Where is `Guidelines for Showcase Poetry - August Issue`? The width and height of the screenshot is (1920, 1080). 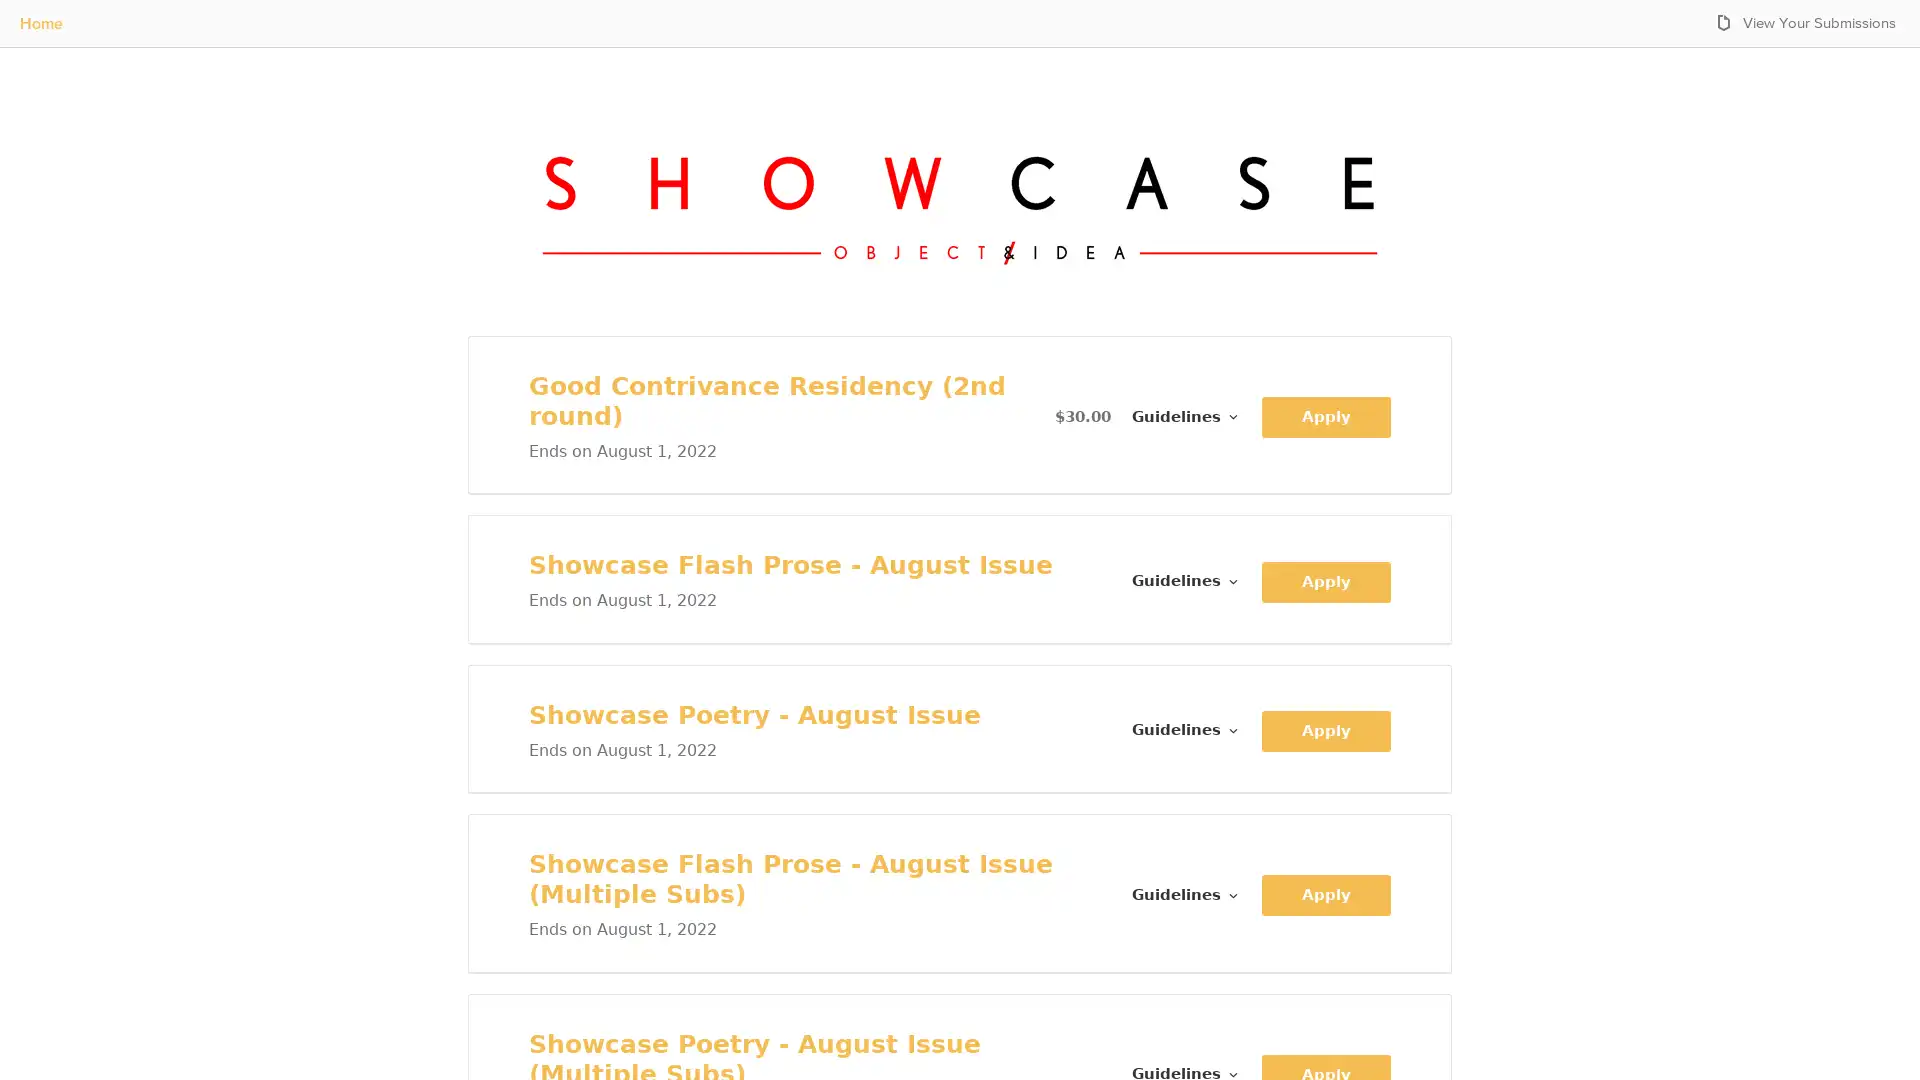
Guidelines for Showcase Poetry - August Issue is located at coordinates (1186, 729).